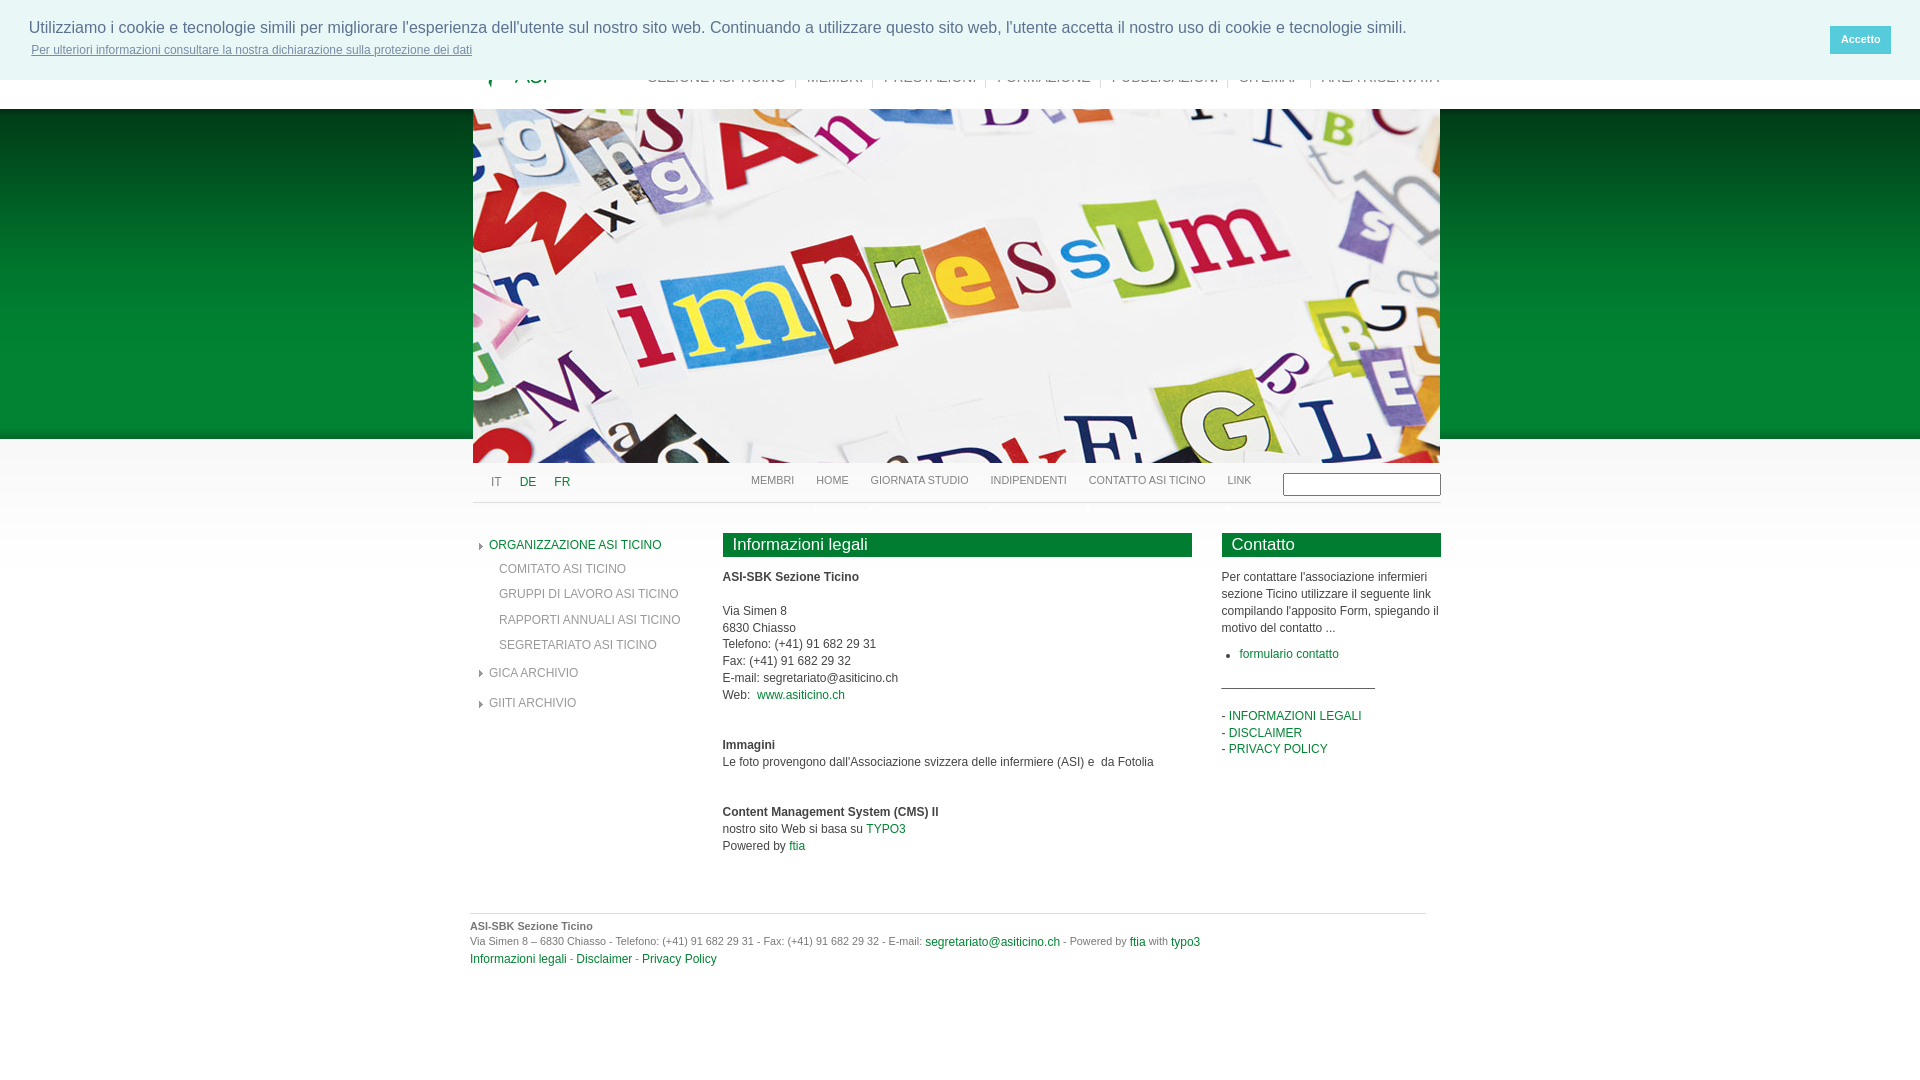 The width and height of the screenshot is (1920, 1080). I want to click on 'Accetto', so click(1859, 39).